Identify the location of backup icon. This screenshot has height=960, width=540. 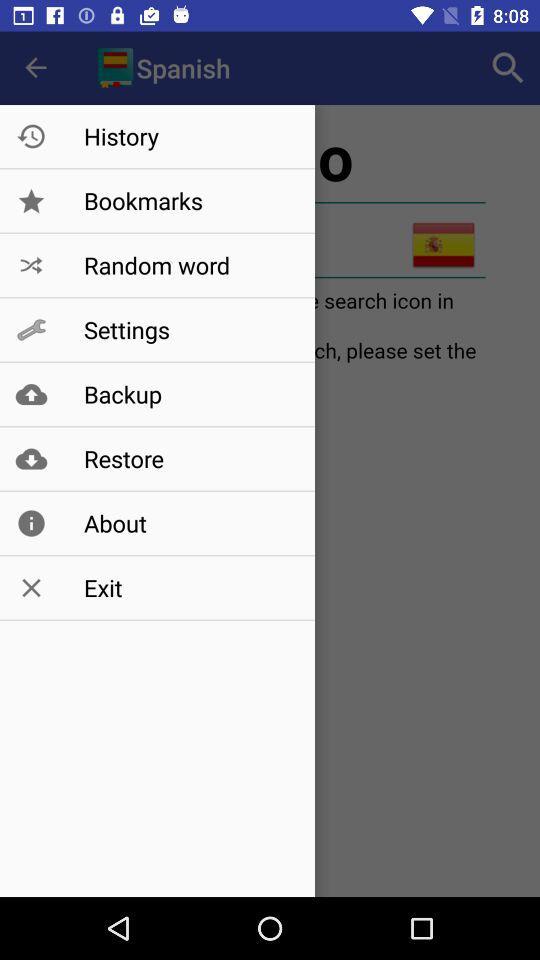
(189, 393).